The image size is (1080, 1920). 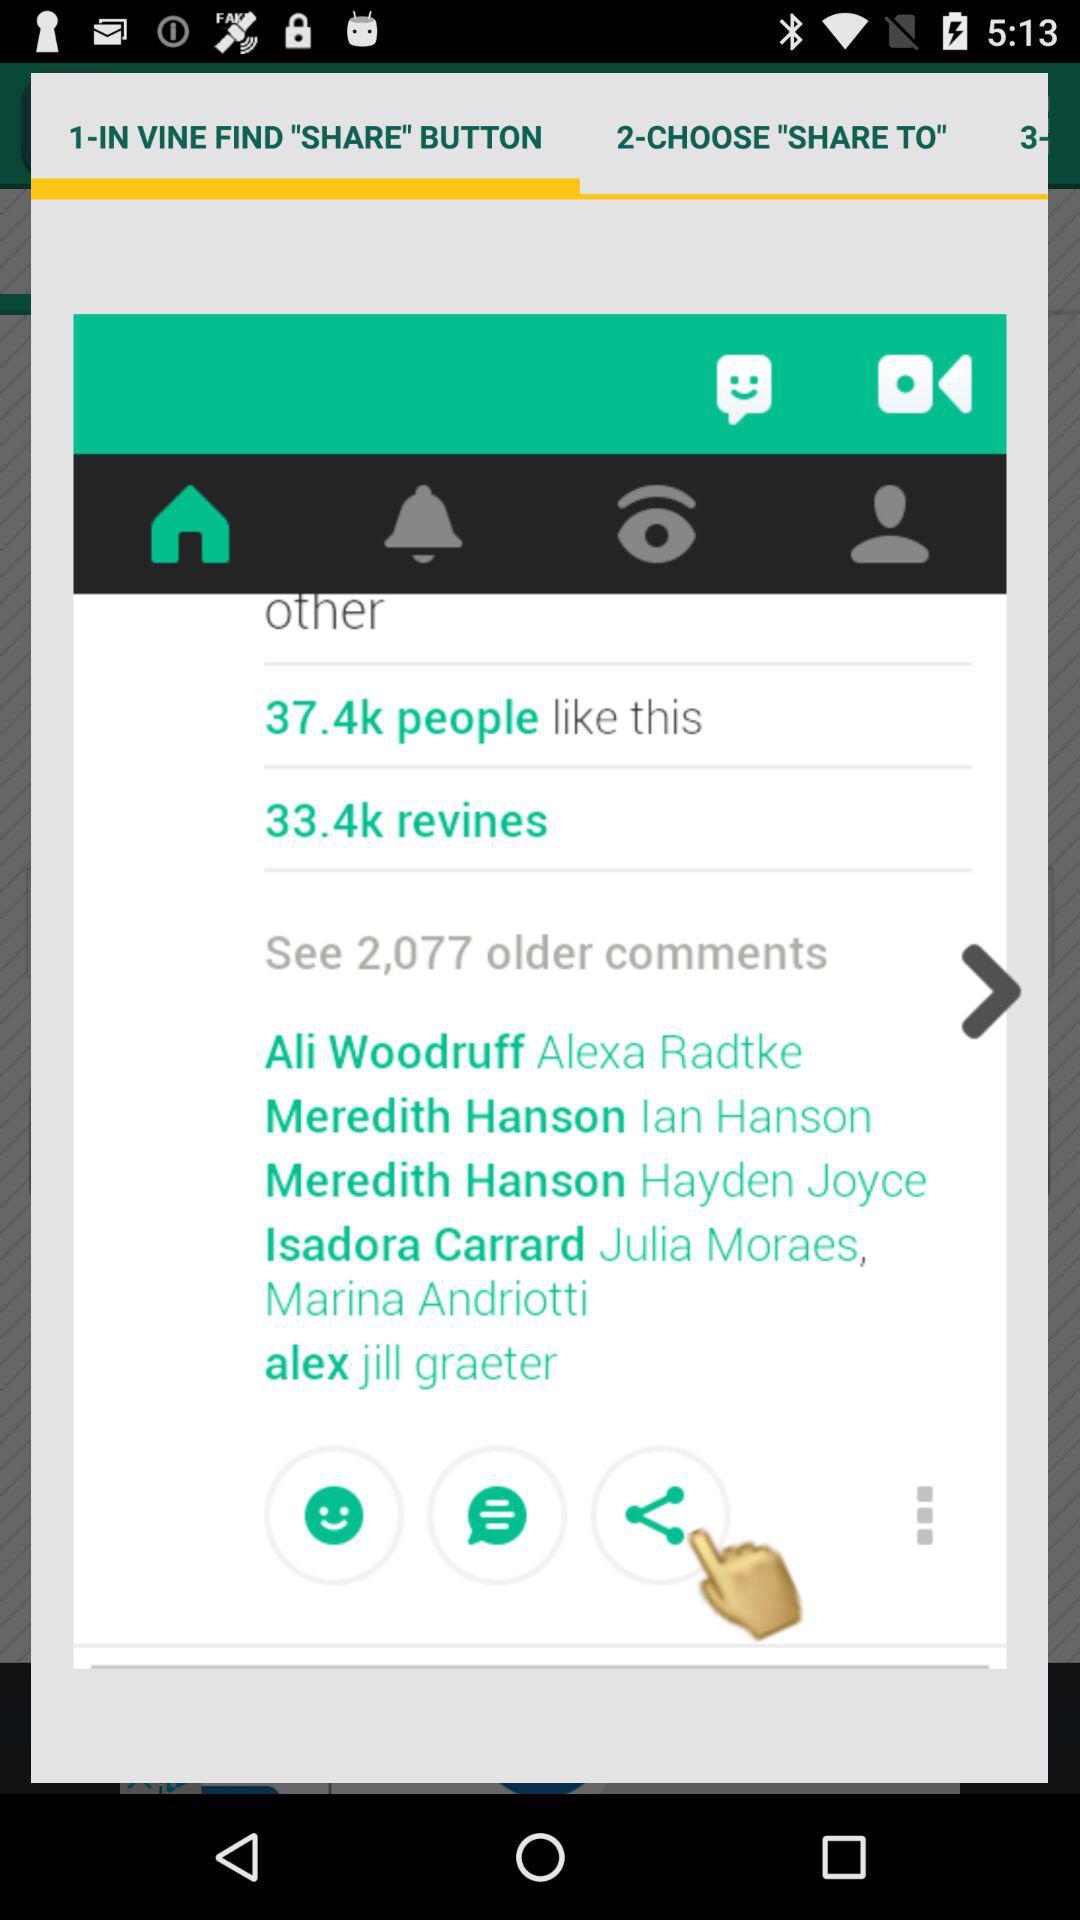 I want to click on 3-choose vdownloadr, so click(x=1015, y=135).